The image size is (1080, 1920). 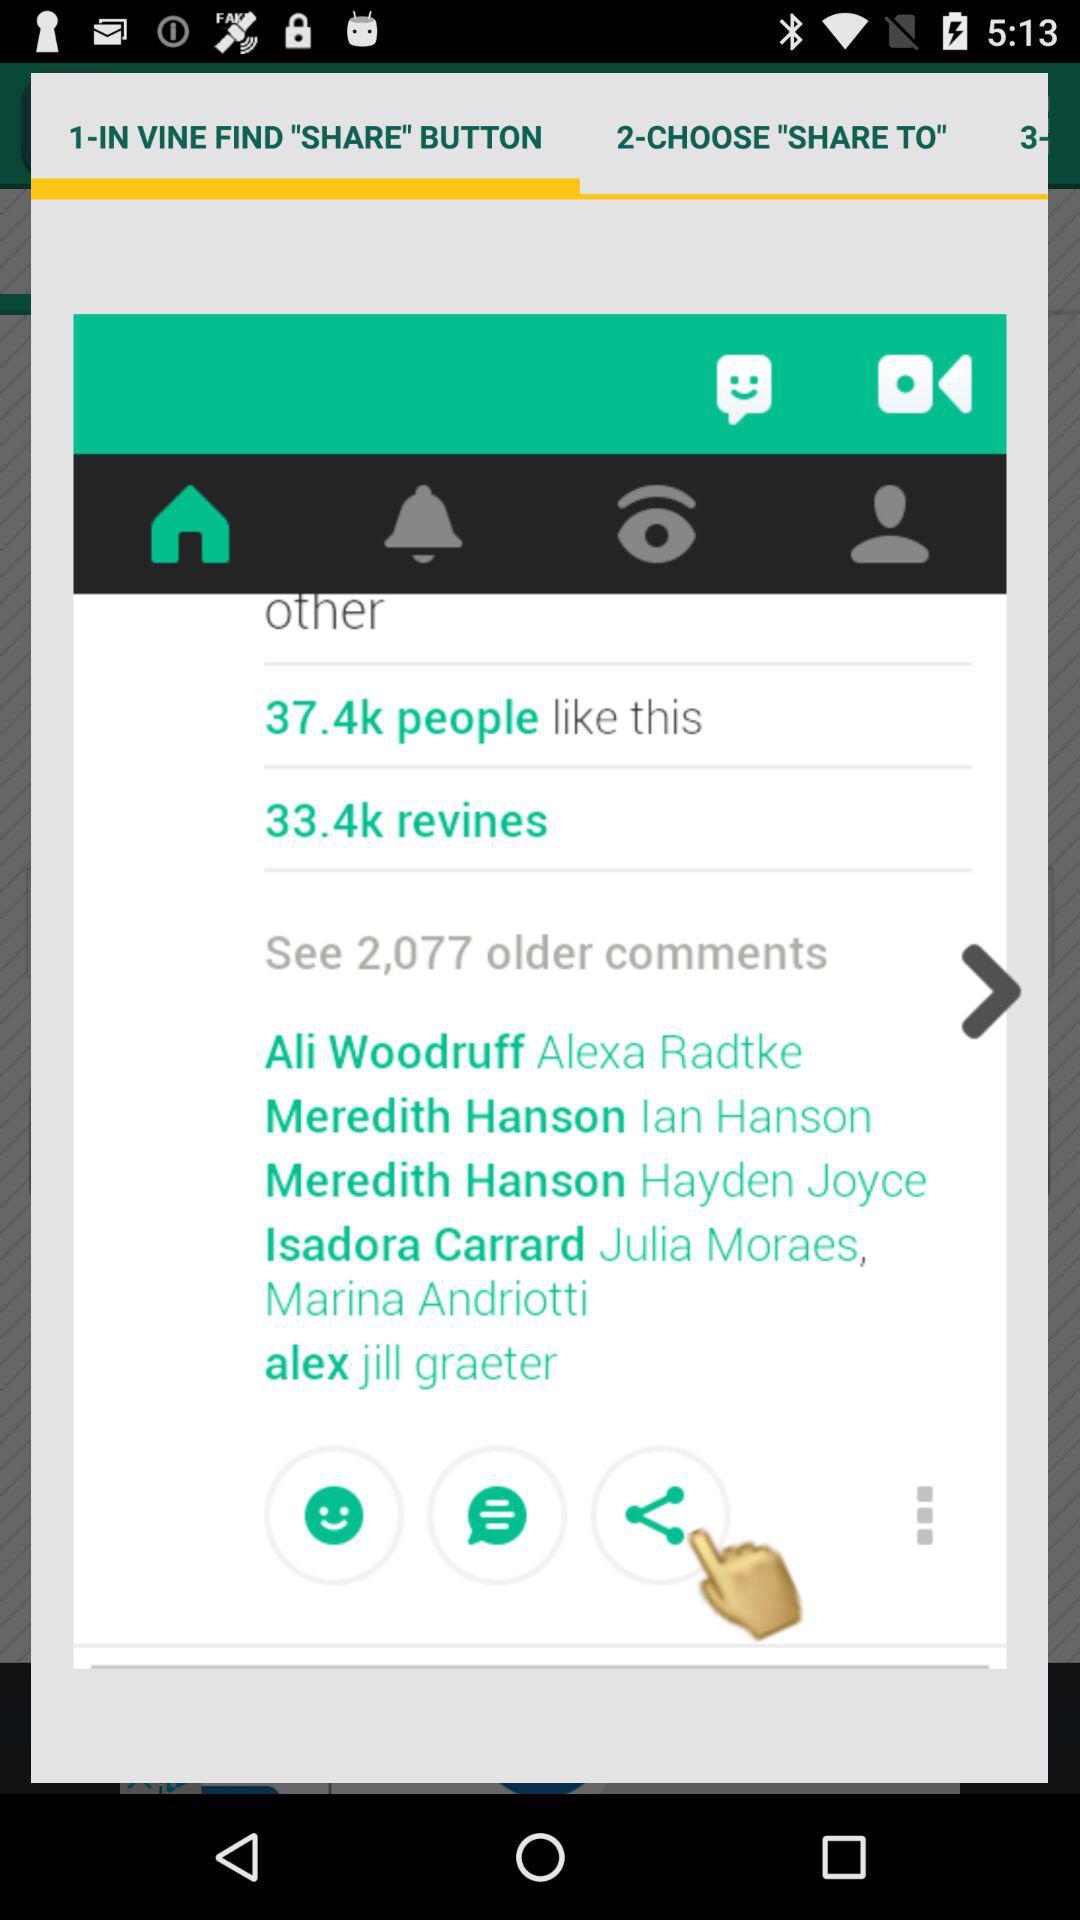 I want to click on 3-choose vdownloadr, so click(x=1015, y=135).